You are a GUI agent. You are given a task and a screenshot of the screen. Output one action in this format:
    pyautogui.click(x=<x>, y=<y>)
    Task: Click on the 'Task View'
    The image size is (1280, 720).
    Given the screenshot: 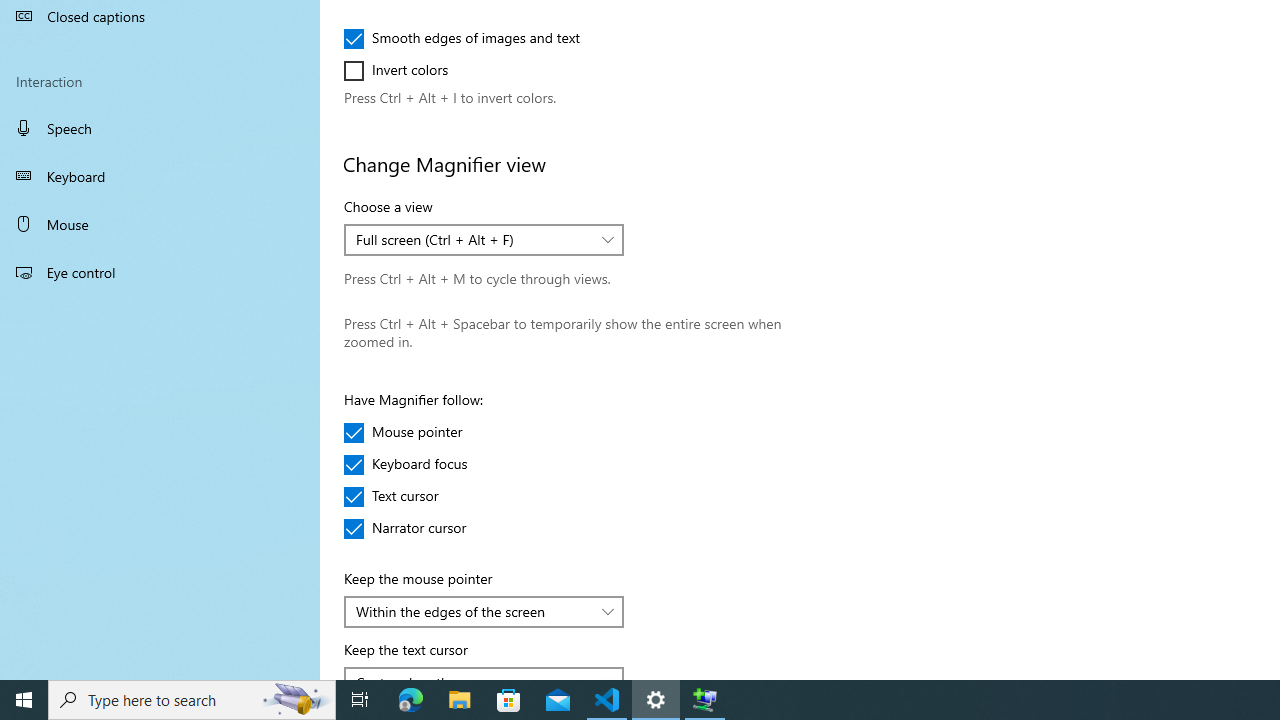 What is the action you would take?
    pyautogui.click(x=359, y=698)
    